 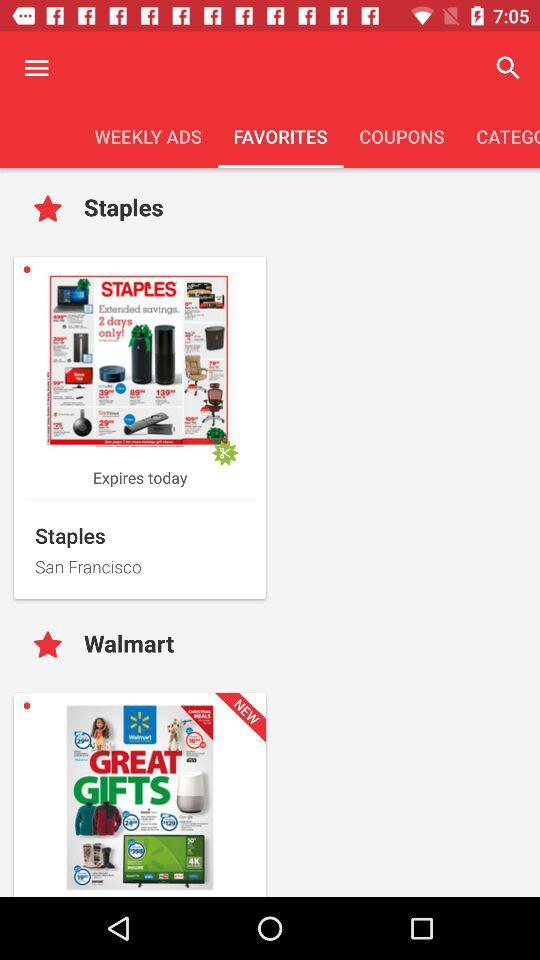 What do you see at coordinates (52, 645) in the screenshot?
I see `and save your favorite advertisements` at bounding box center [52, 645].